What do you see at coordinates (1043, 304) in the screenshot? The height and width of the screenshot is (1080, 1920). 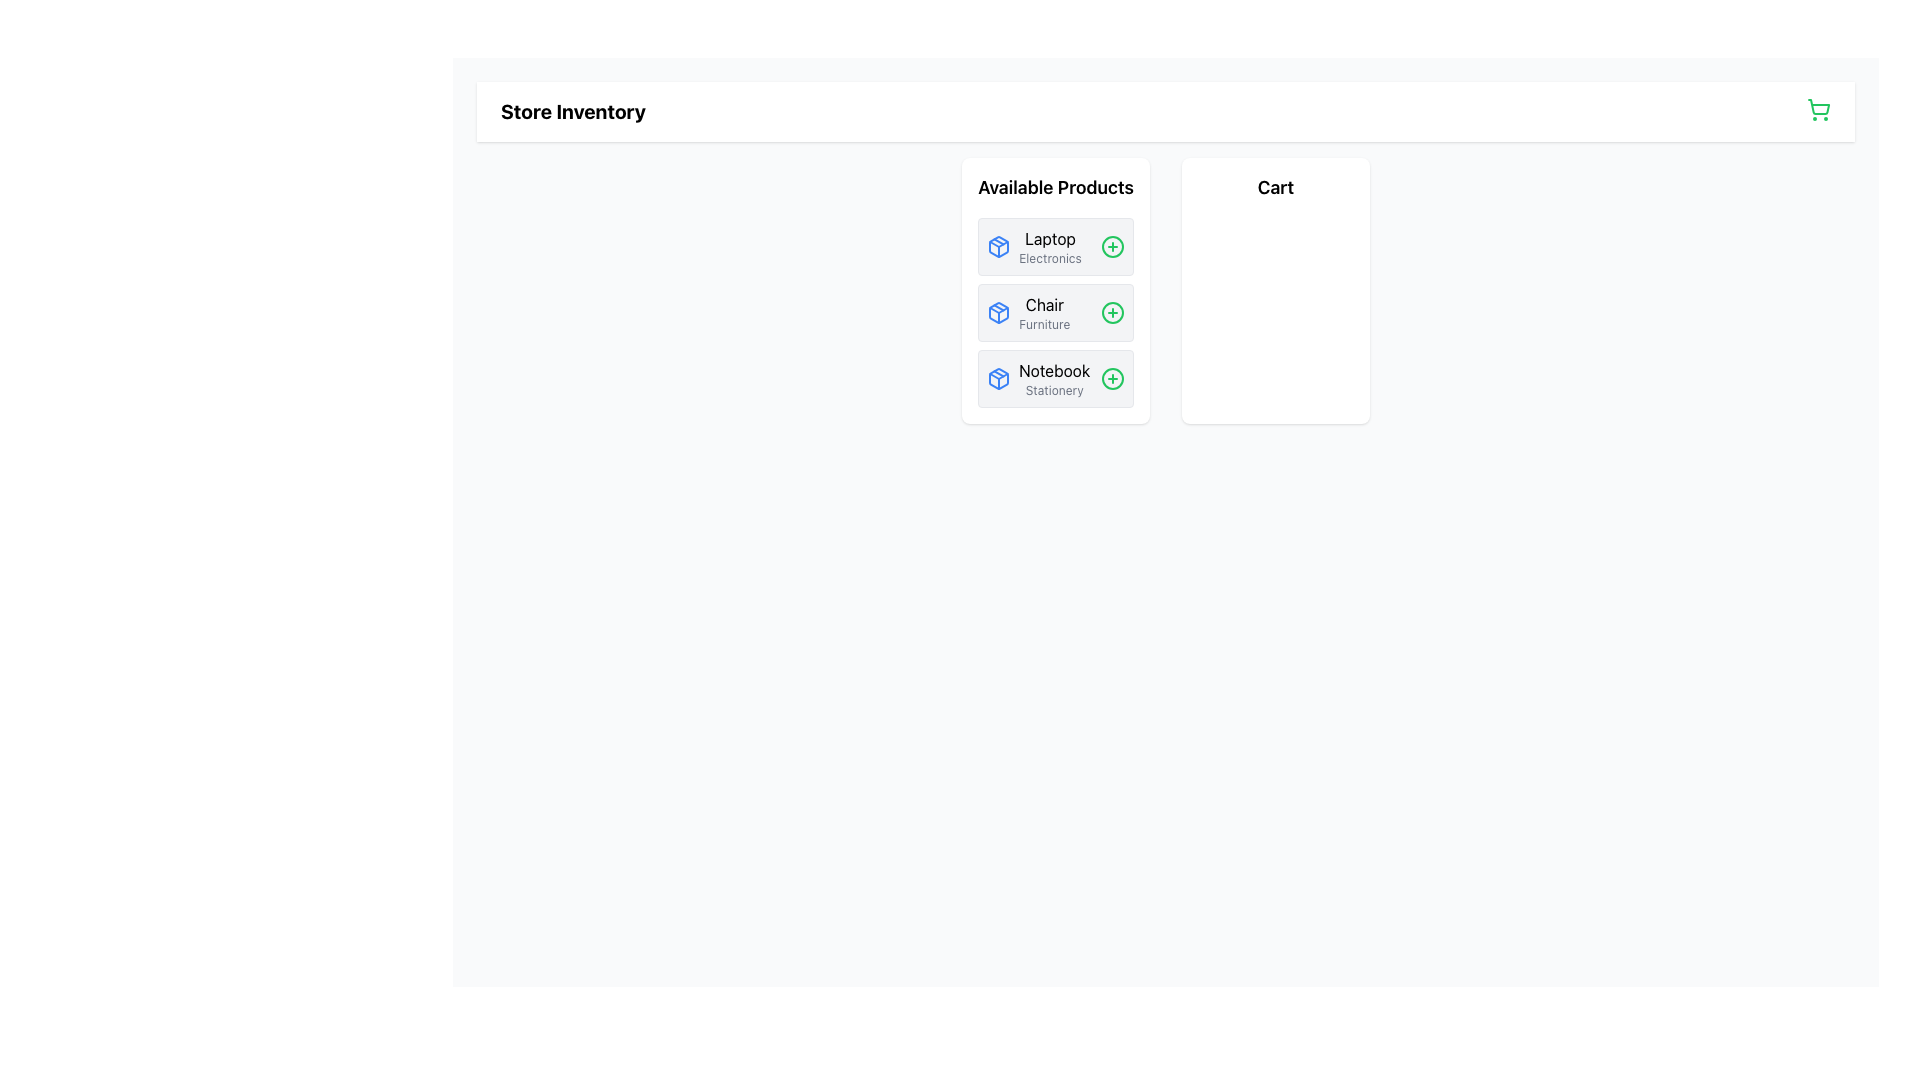 I see `the 'Chair' text label in the 'Available Products' section, which identifies the product name in the list of available products` at bounding box center [1043, 304].